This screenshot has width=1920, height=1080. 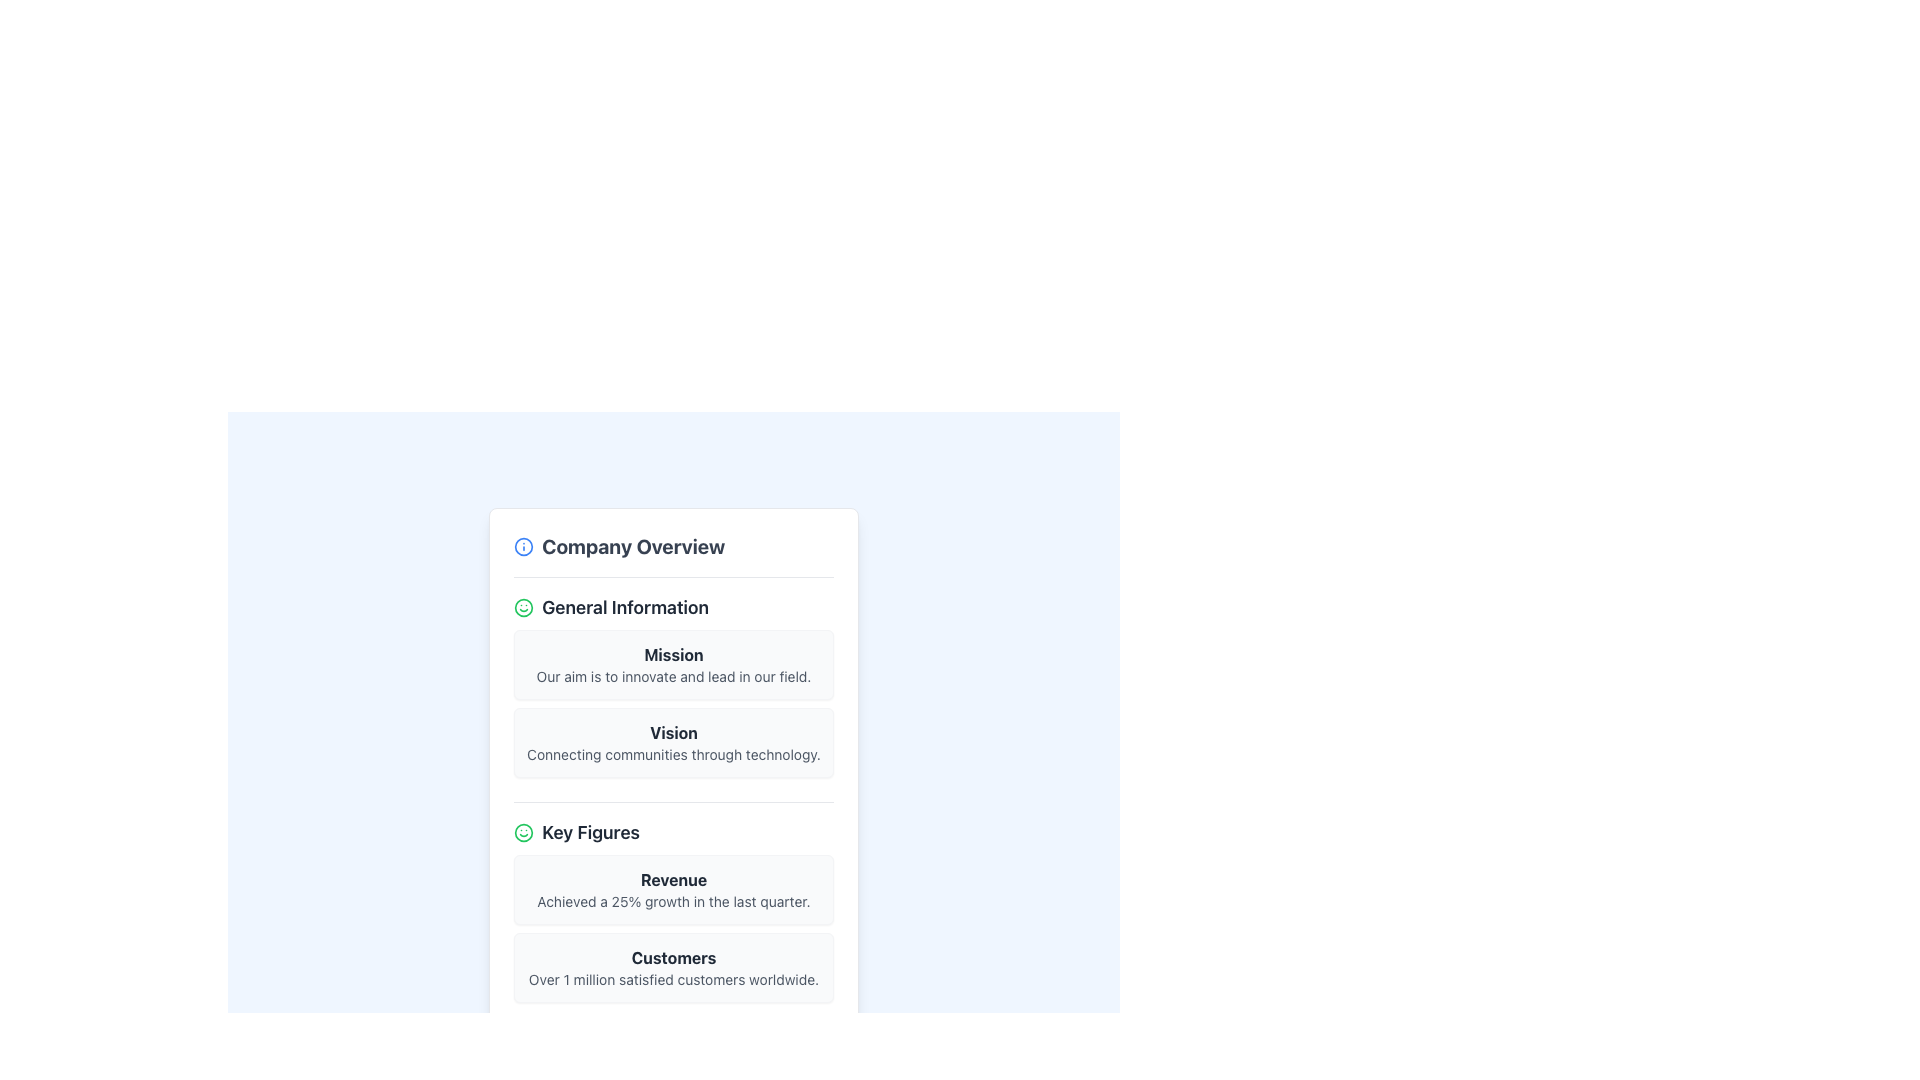 I want to click on the Text Label that serves as a header or title indicating the main purpose or theme of the associated content, located in the card under 'General Information', so click(x=673, y=732).